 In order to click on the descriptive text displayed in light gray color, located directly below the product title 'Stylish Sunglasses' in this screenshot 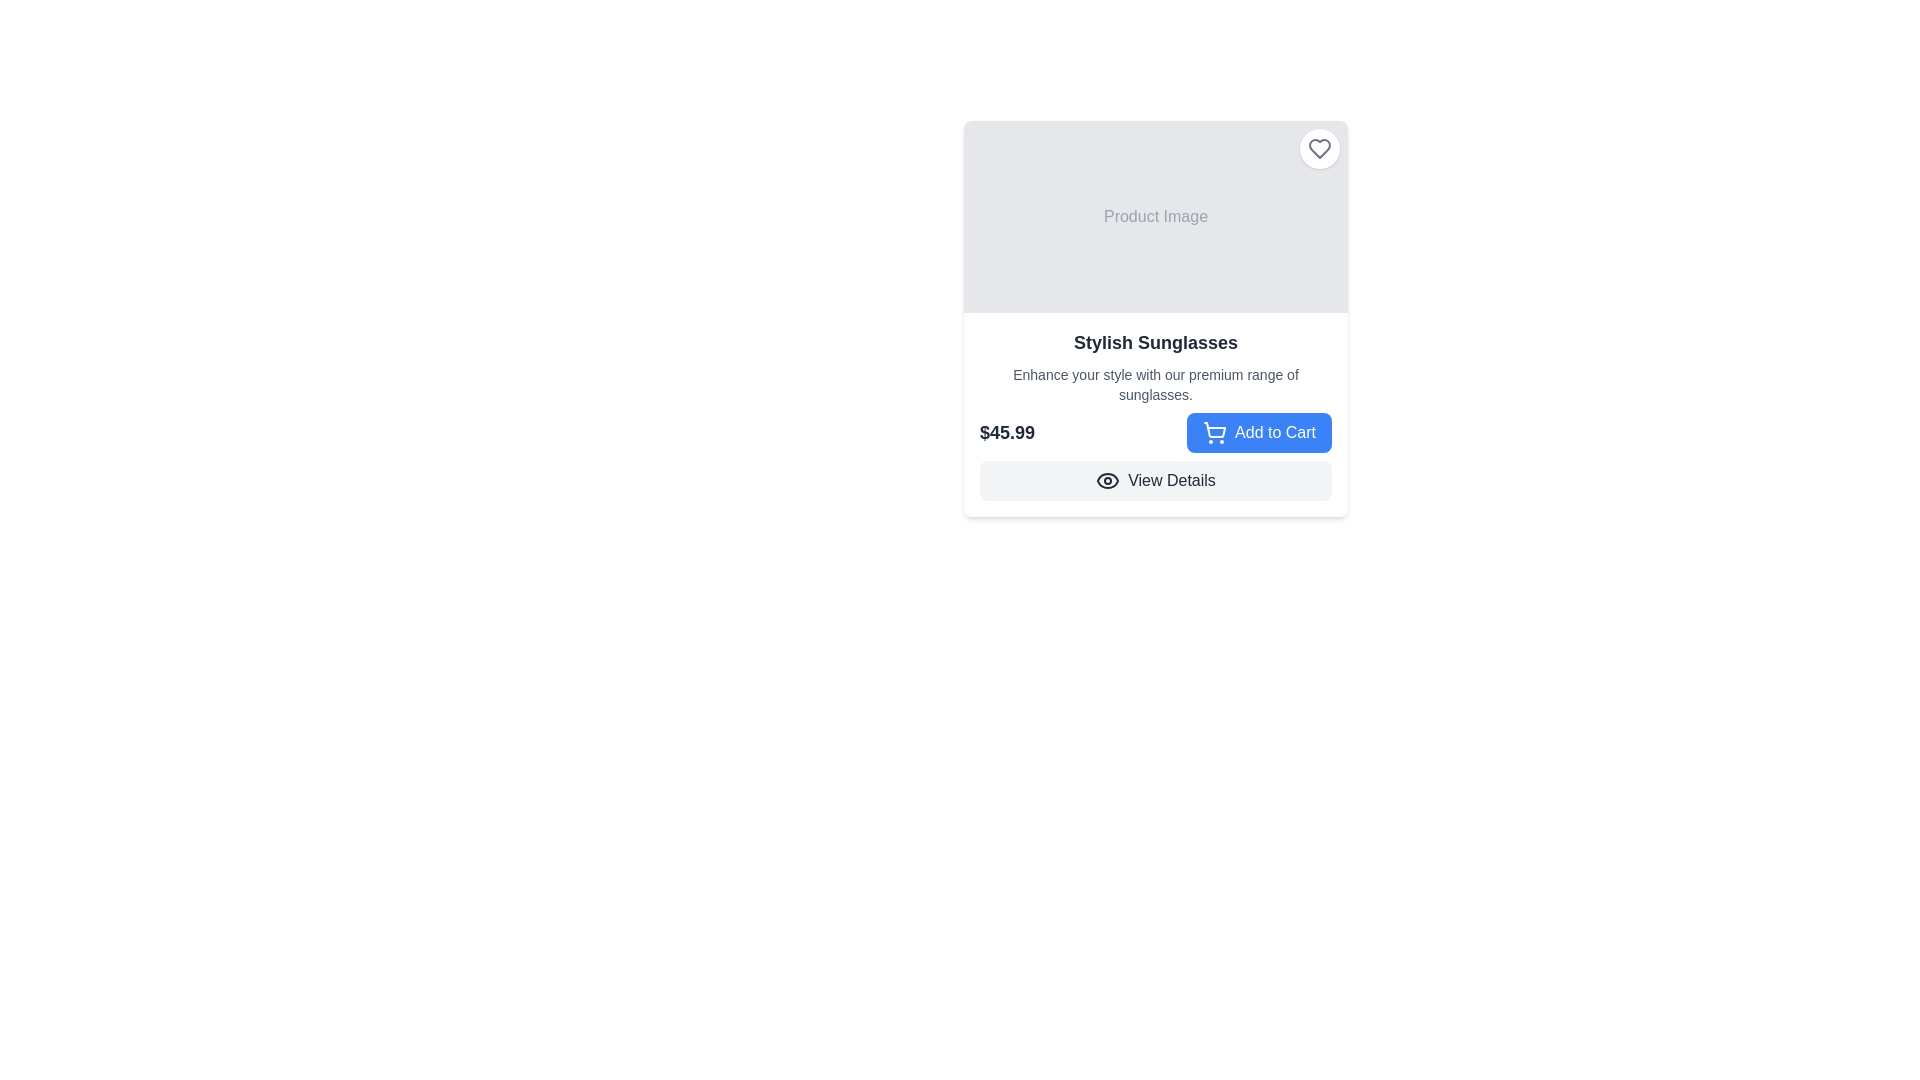, I will do `click(1156, 385)`.